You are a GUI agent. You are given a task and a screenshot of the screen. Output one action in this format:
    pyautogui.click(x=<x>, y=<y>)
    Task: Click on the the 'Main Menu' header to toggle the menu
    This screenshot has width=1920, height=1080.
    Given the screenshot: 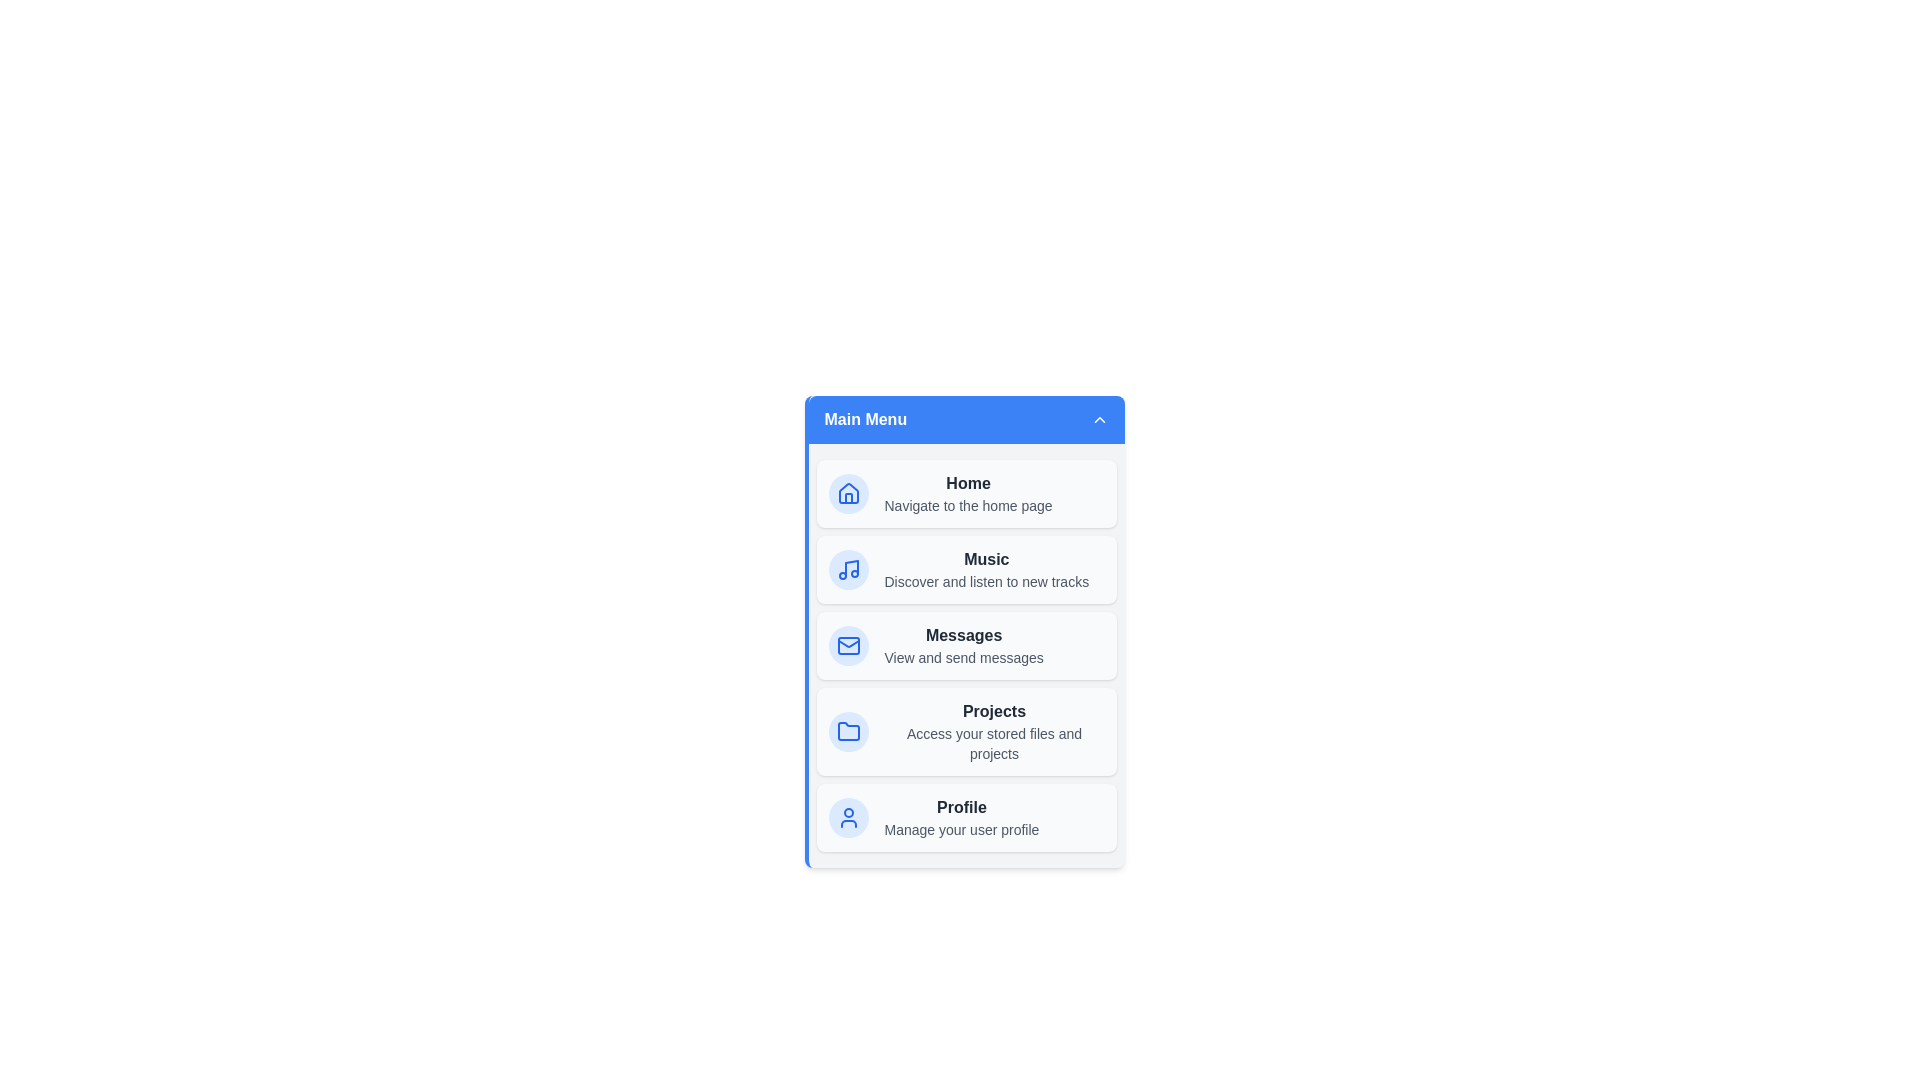 What is the action you would take?
    pyautogui.click(x=966, y=419)
    